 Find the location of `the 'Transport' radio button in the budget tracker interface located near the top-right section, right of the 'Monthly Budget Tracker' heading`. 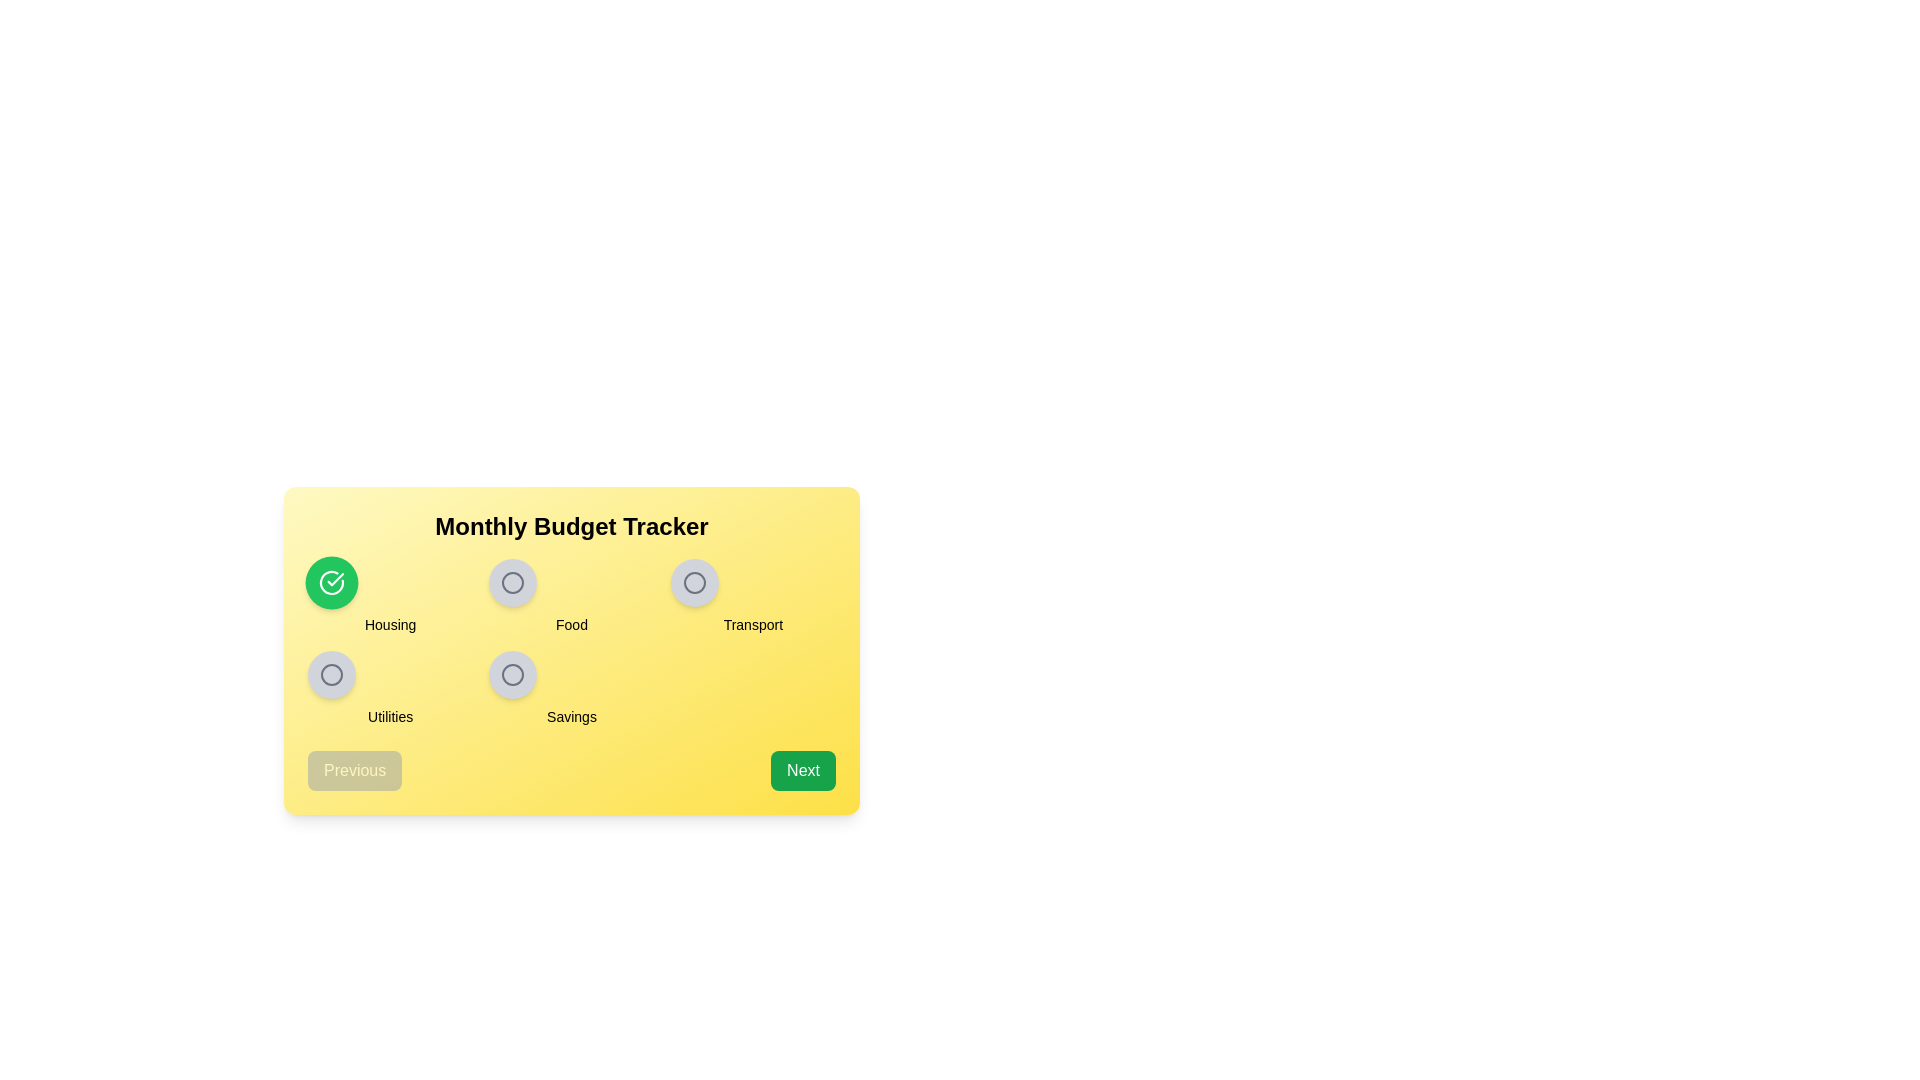

the 'Transport' radio button in the budget tracker interface located near the top-right section, right of the 'Monthly Budget Tracker' heading is located at coordinates (694, 582).